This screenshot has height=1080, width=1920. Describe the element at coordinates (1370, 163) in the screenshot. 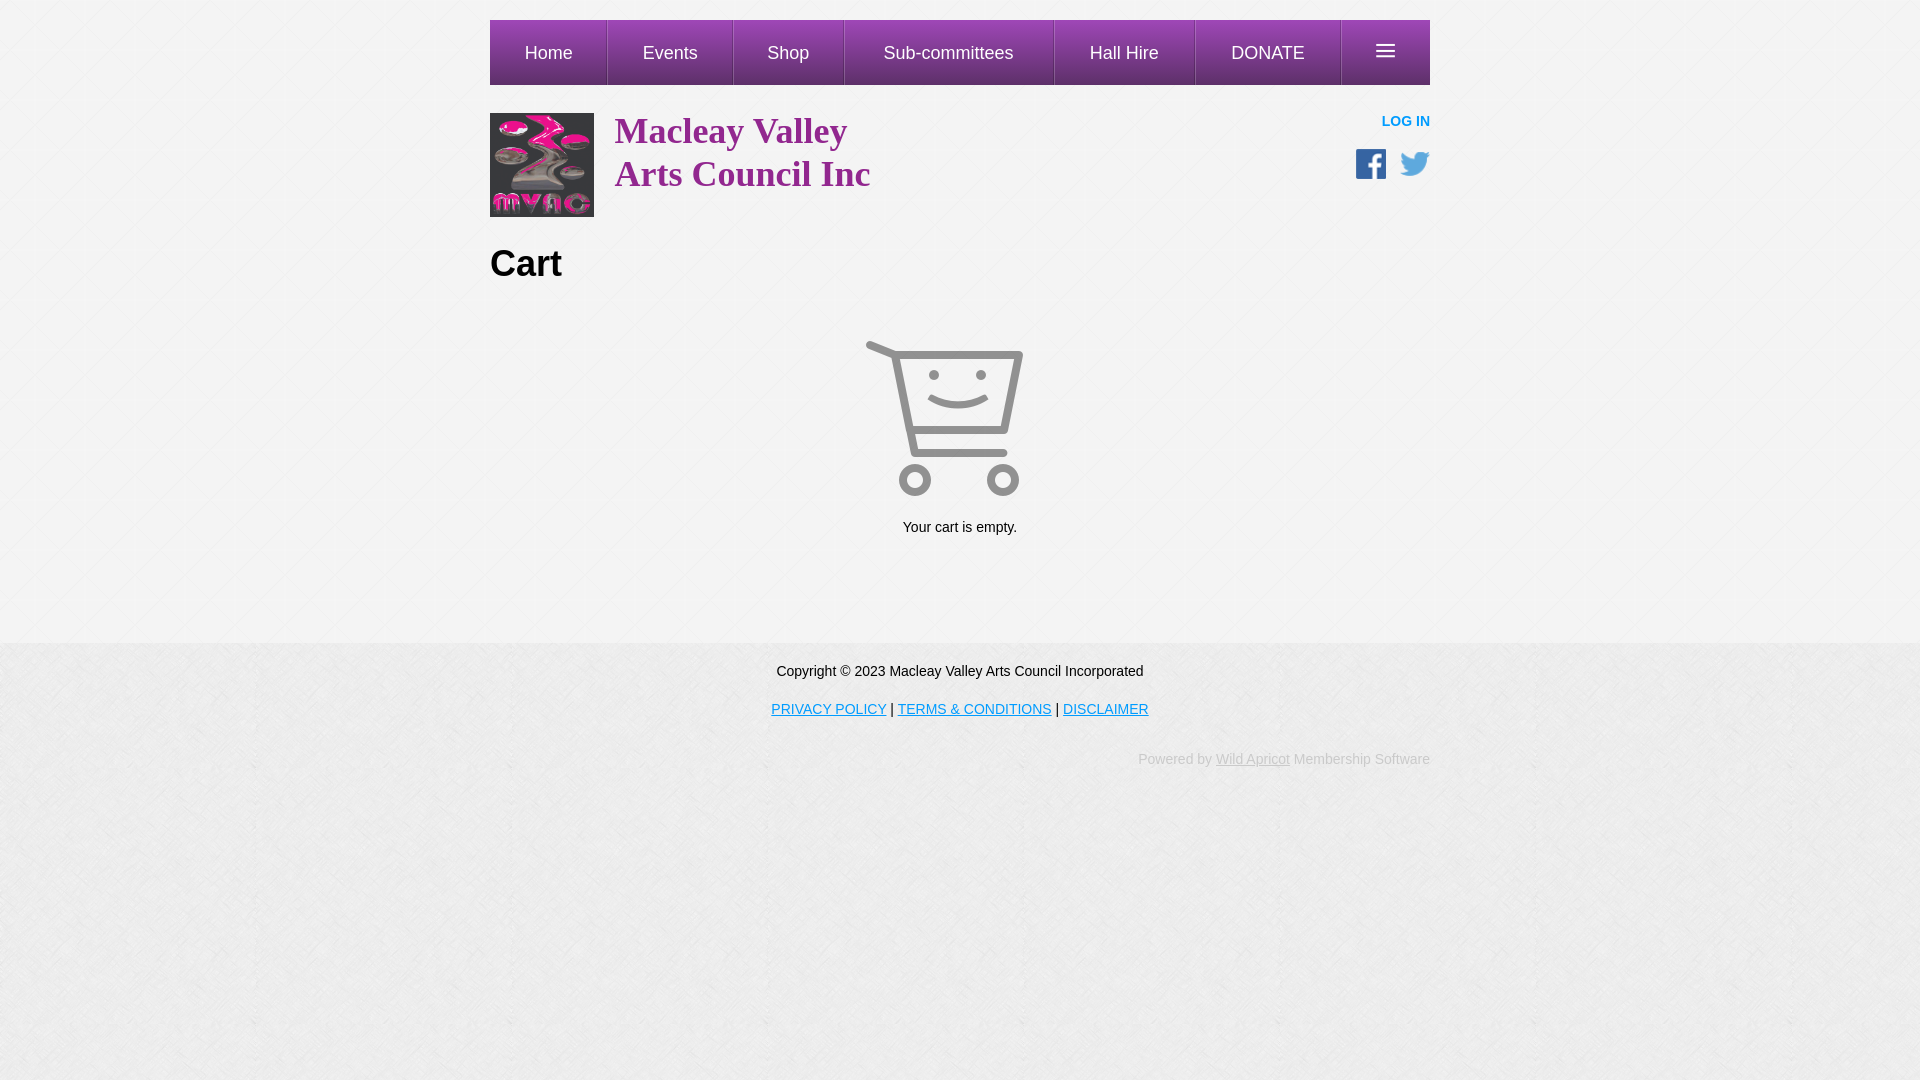

I see `'Facebook'` at that location.